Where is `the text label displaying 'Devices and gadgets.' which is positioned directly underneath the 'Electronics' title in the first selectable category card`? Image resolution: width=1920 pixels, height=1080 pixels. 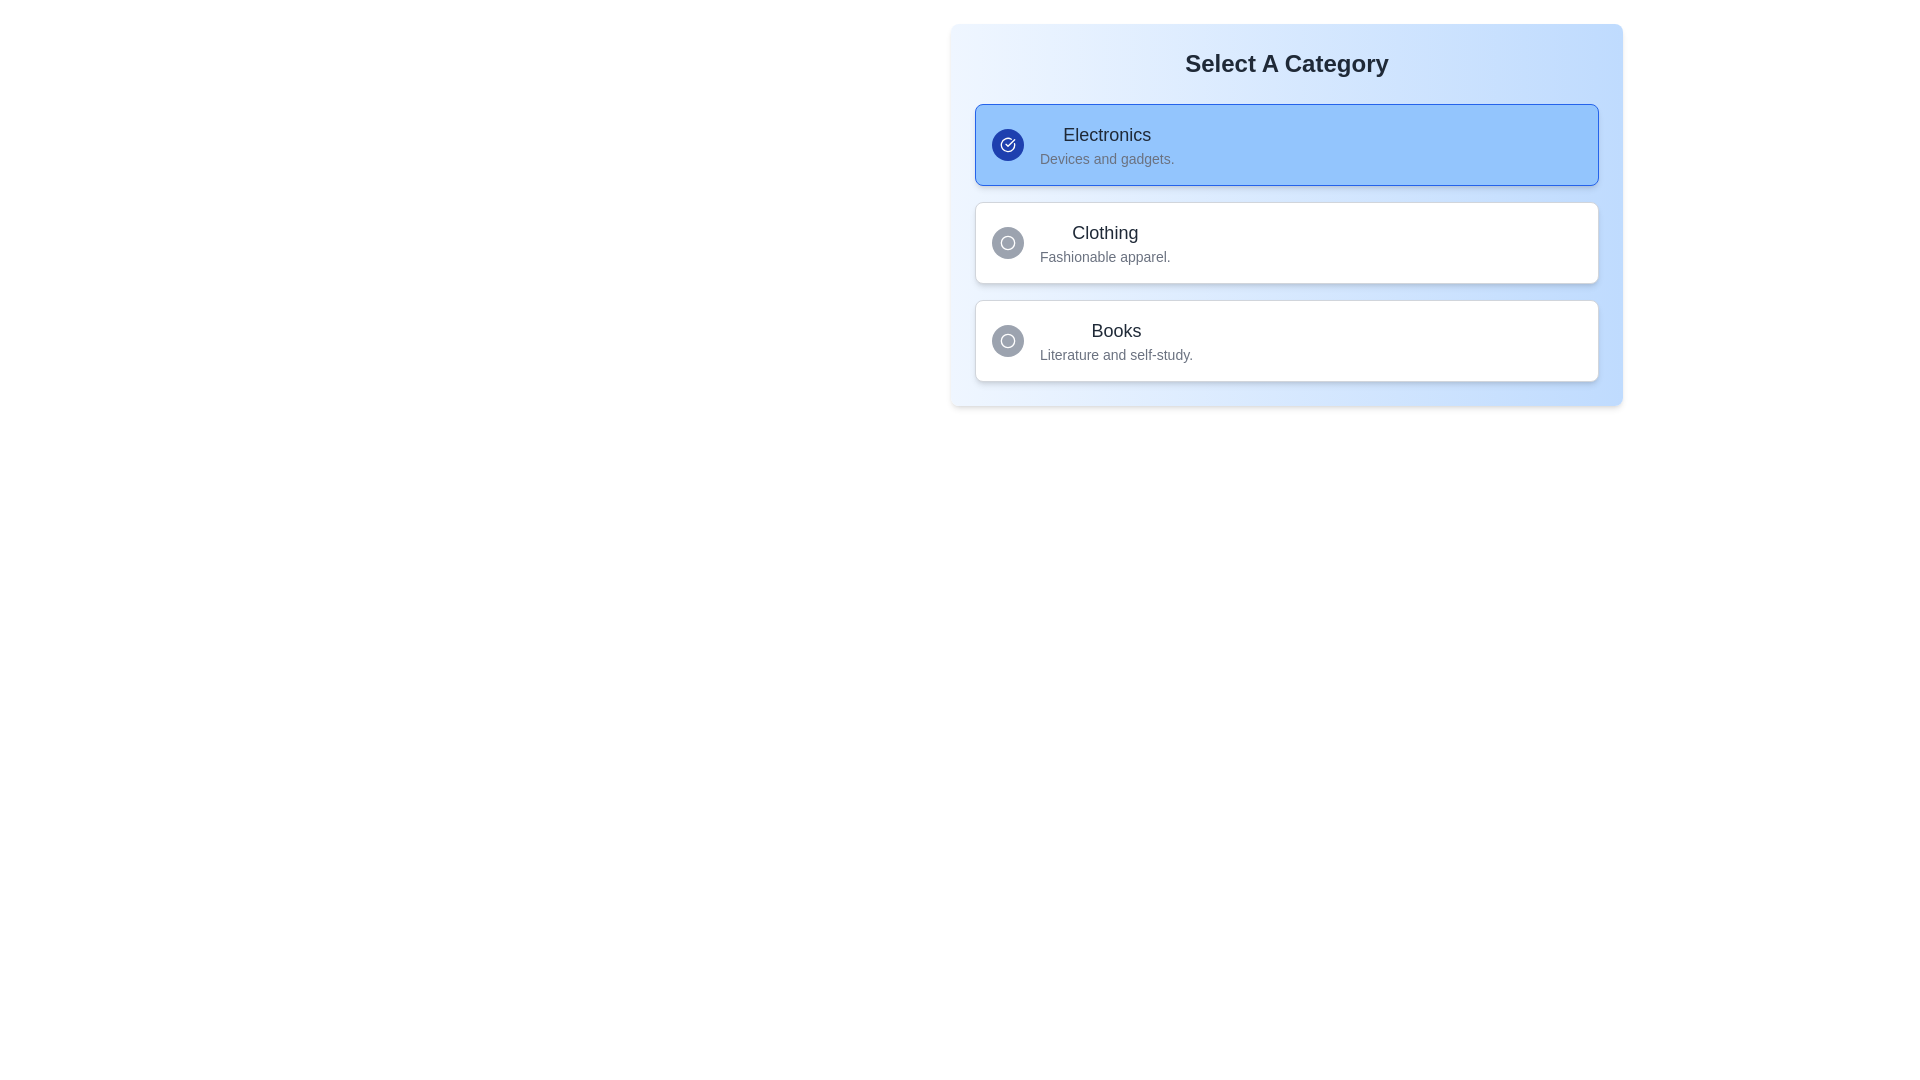
the text label displaying 'Devices and gadgets.' which is positioned directly underneath the 'Electronics' title in the first selectable category card is located at coordinates (1106, 157).